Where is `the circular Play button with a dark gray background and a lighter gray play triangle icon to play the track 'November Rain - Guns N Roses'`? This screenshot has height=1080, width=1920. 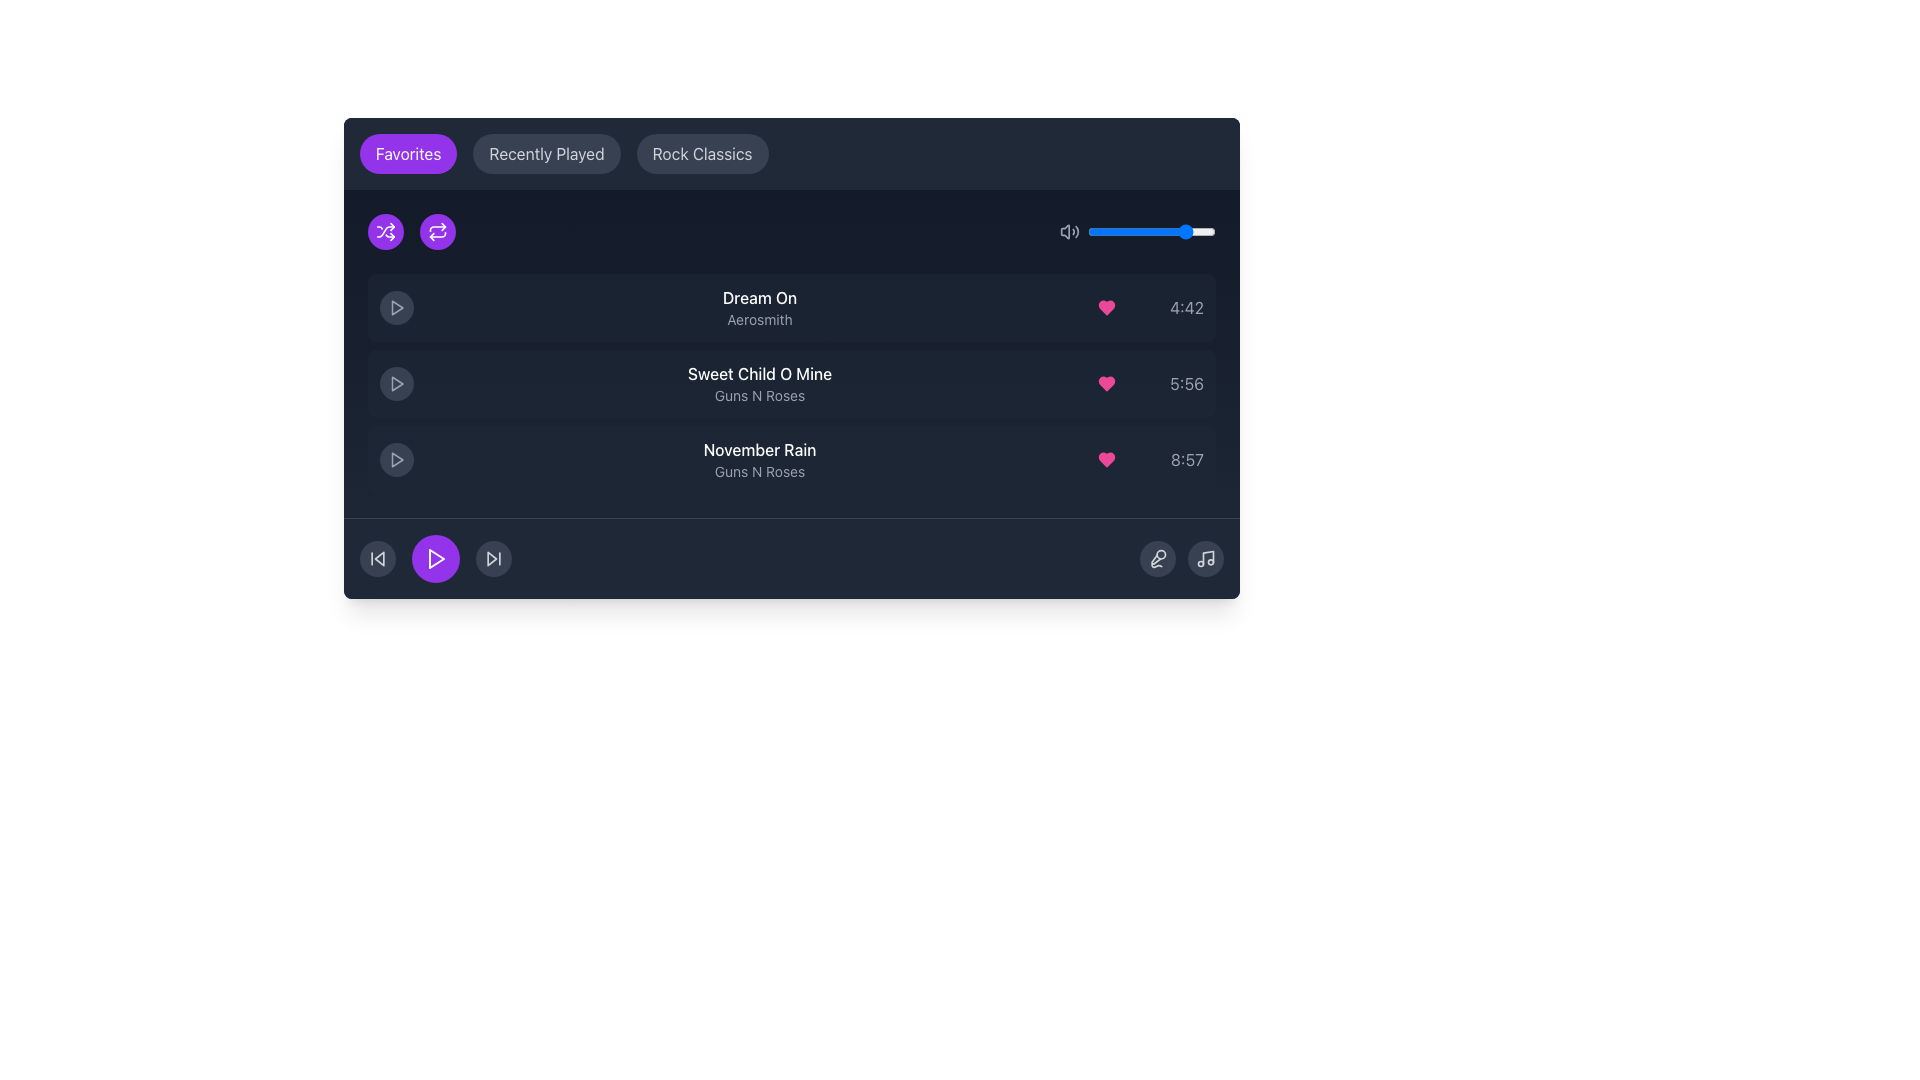 the circular Play button with a dark gray background and a lighter gray play triangle icon to play the track 'November Rain - Guns N Roses' is located at coordinates (397, 459).